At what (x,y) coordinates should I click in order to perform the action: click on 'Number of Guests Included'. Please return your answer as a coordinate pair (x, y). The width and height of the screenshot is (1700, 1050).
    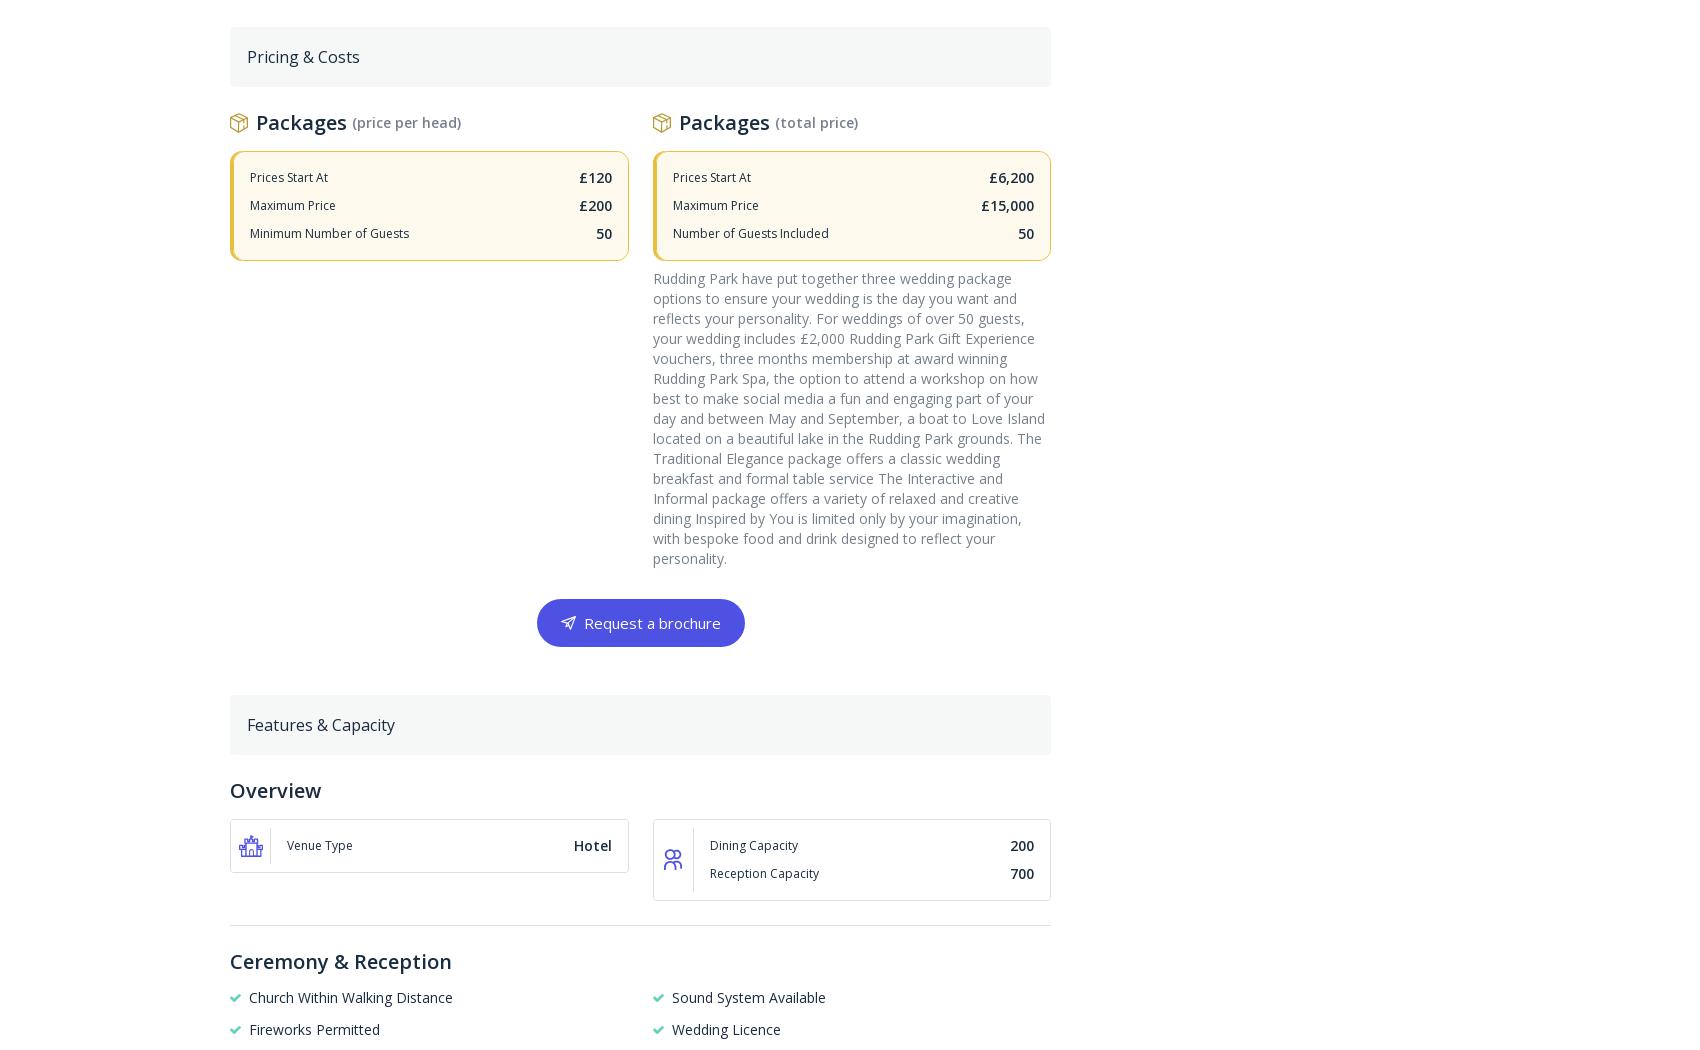
    Looking at the image, I should click on (749, 232).